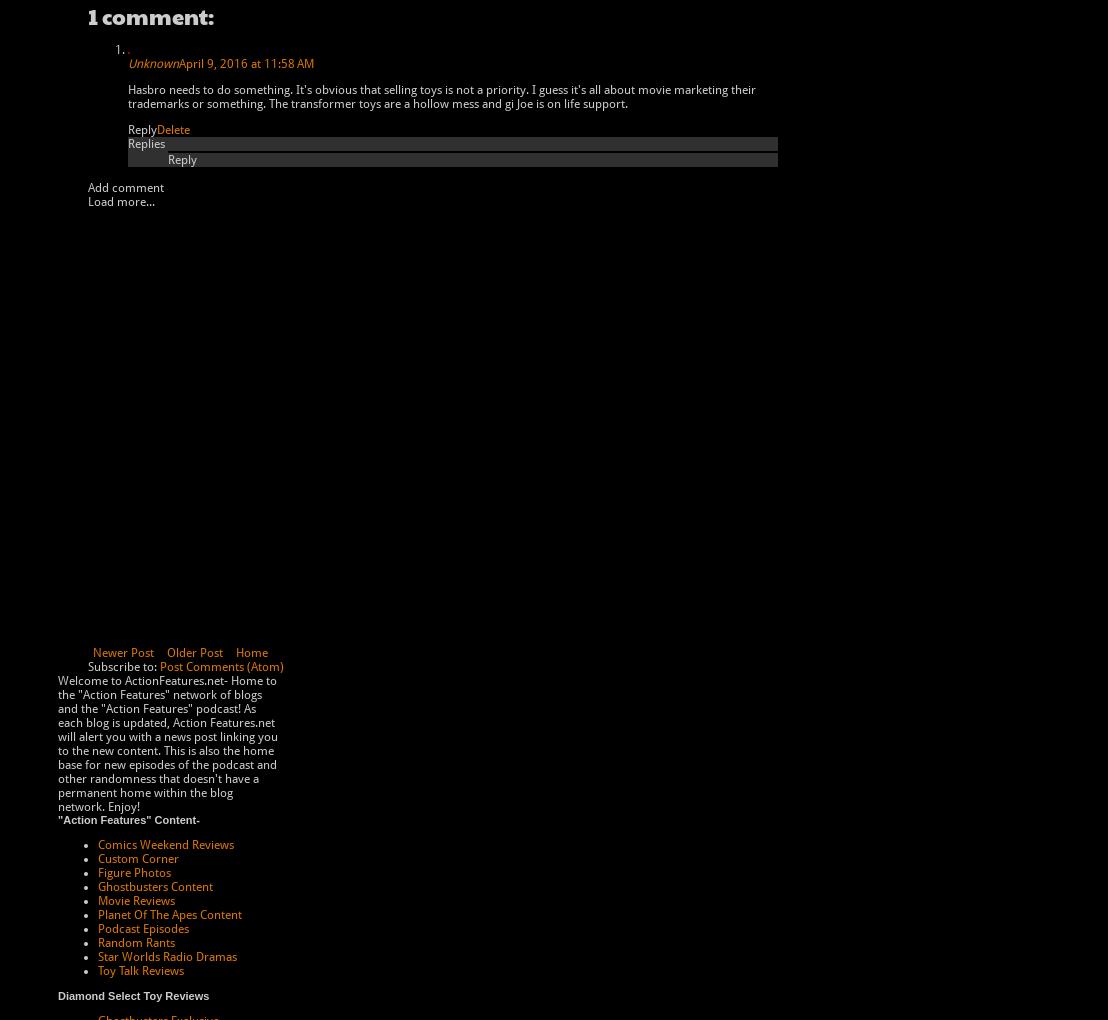  What do you see at coordinates (195, 653) in the screenshot?
I see `'Older Post'` at bounding box center [195, 653].